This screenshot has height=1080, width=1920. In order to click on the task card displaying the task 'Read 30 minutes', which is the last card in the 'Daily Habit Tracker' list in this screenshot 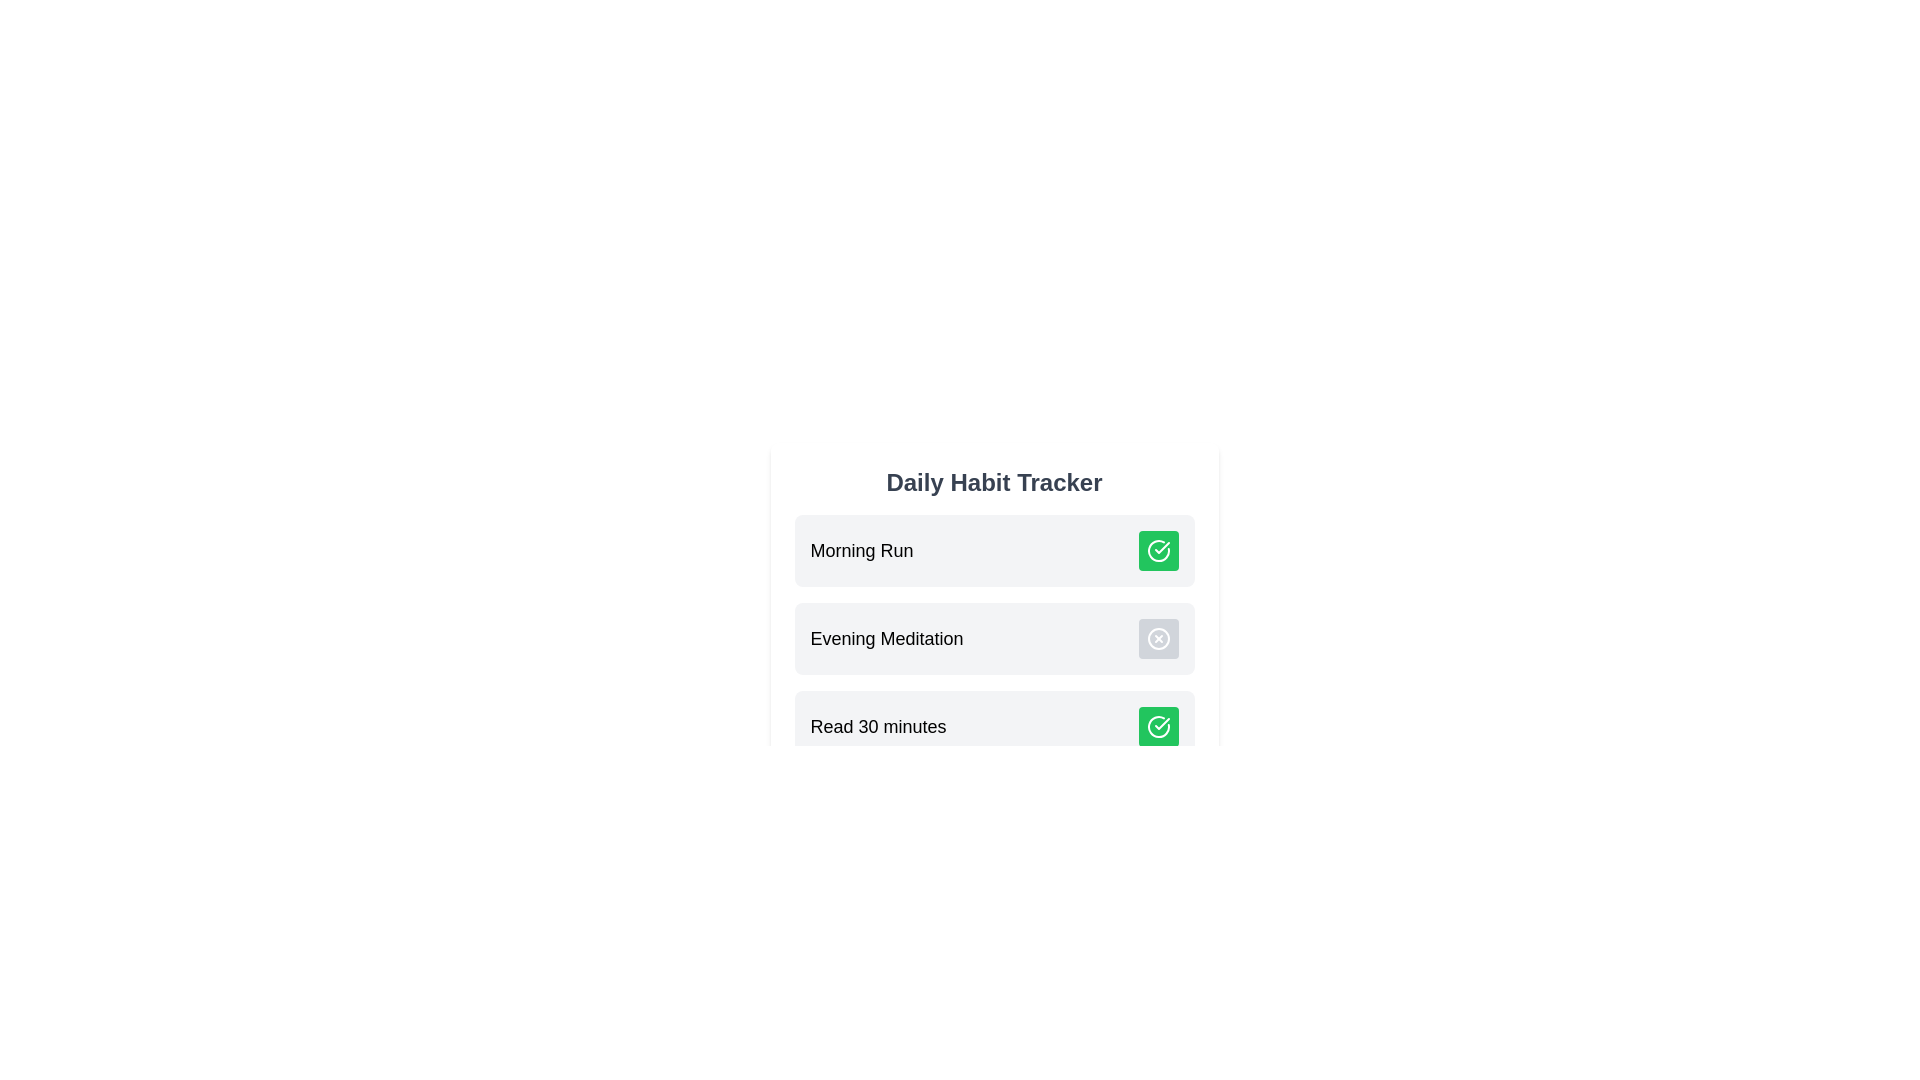, I will do `click(994, 726)`.